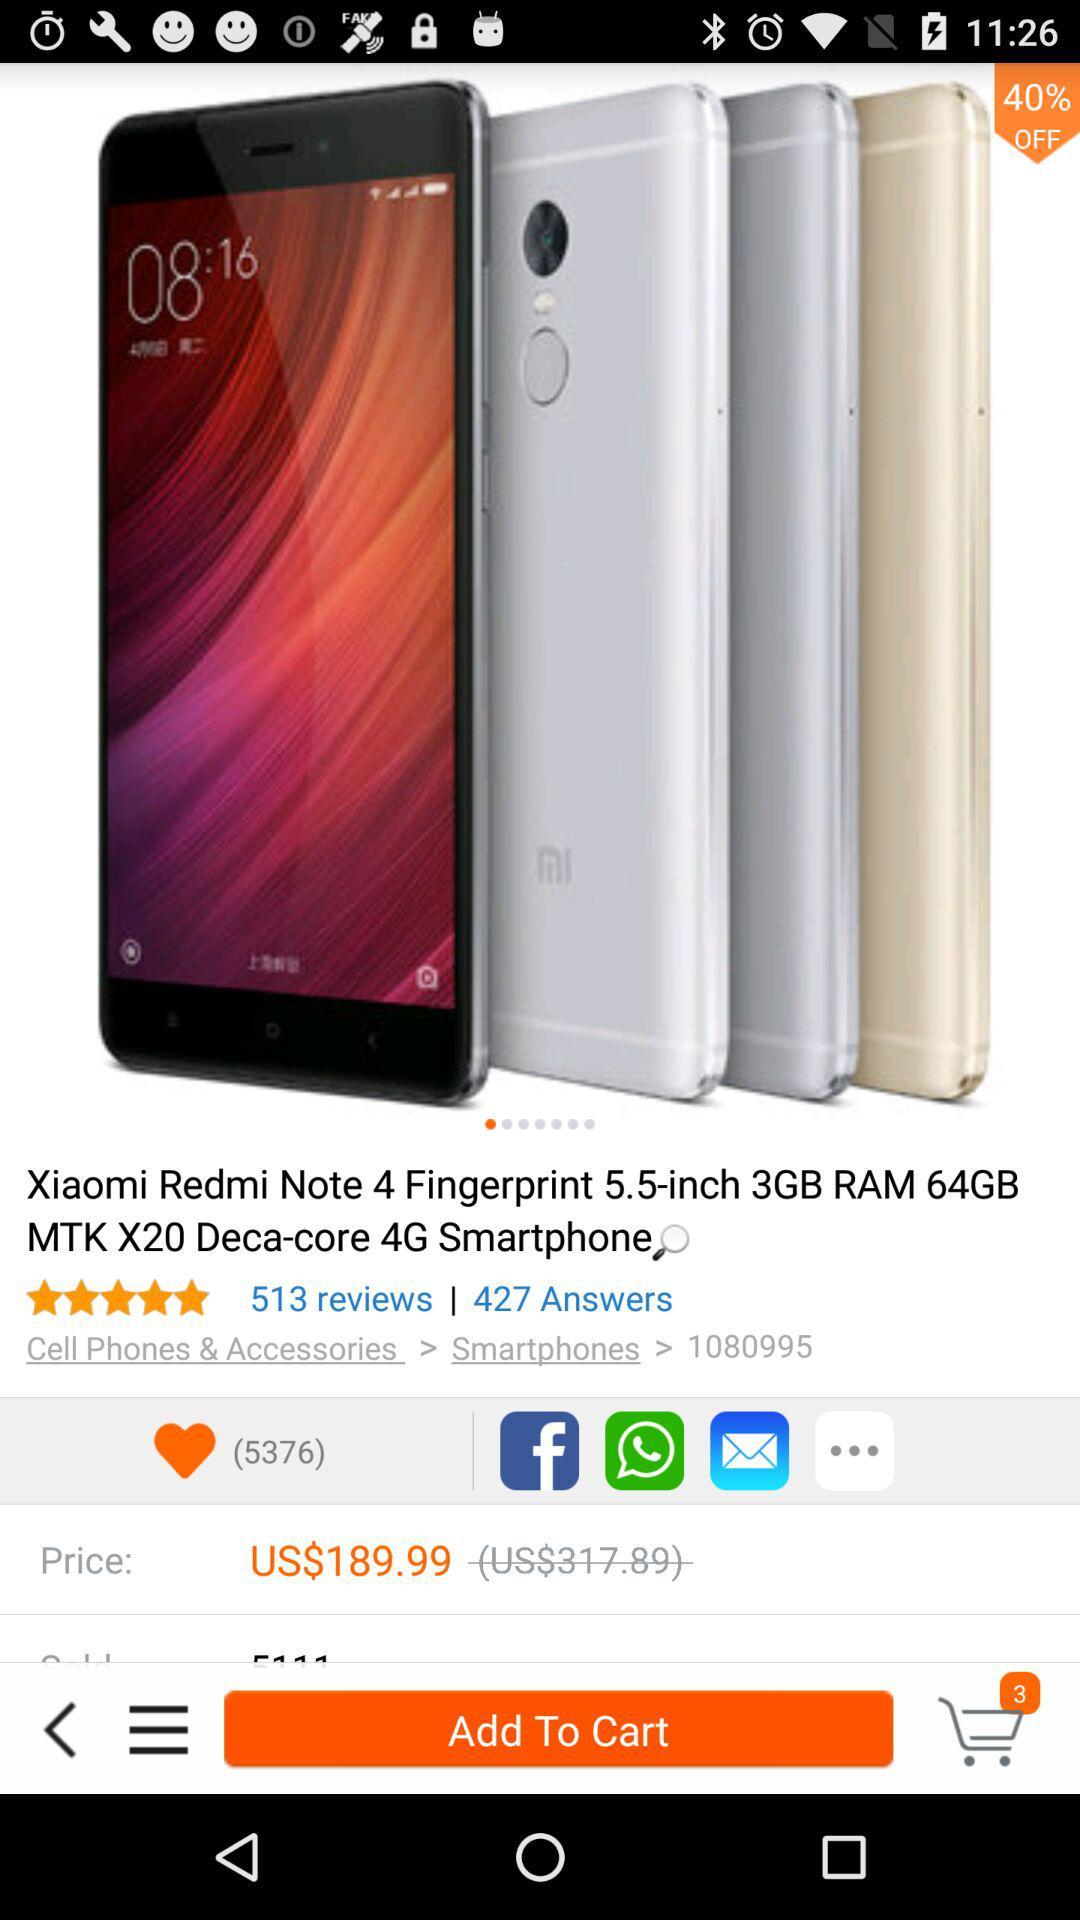  I want to click on the icon to the left of add to cart icon, so click(157, 1728).